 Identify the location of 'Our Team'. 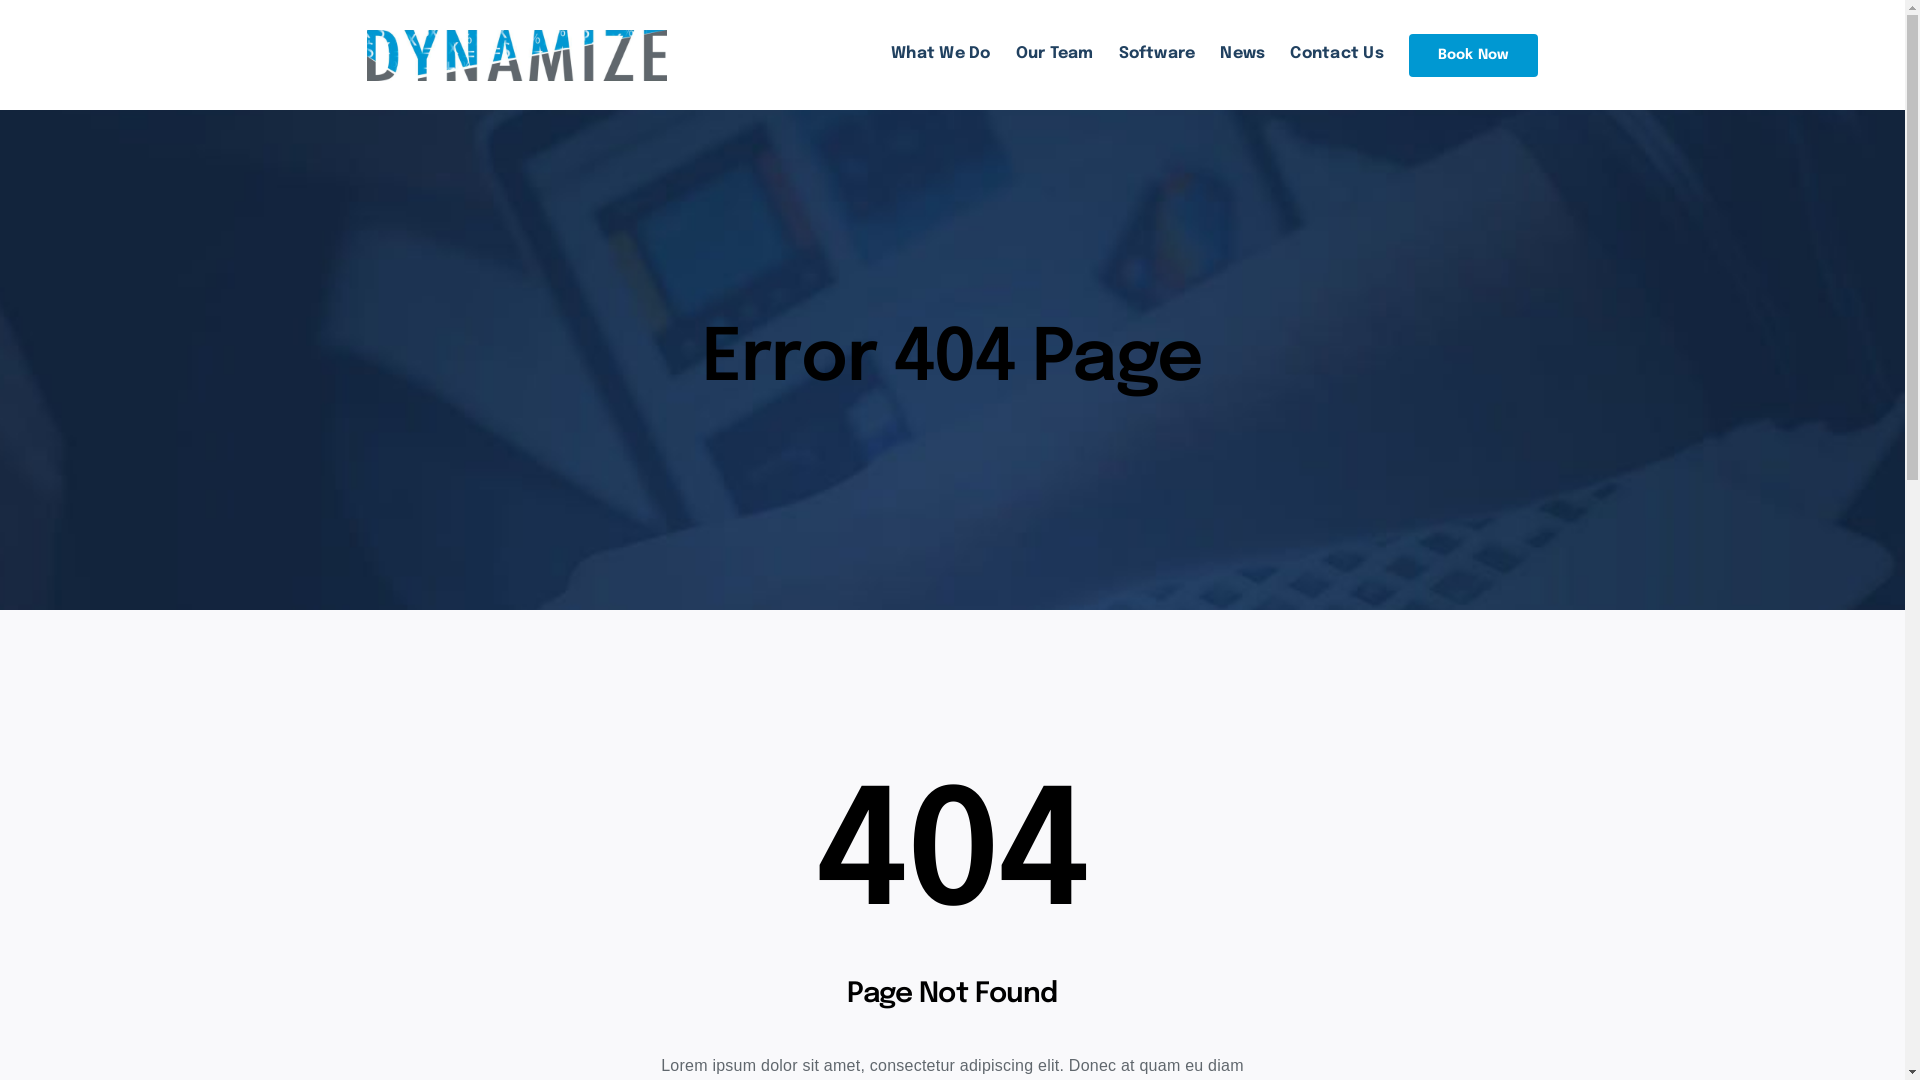
(1054, 53).